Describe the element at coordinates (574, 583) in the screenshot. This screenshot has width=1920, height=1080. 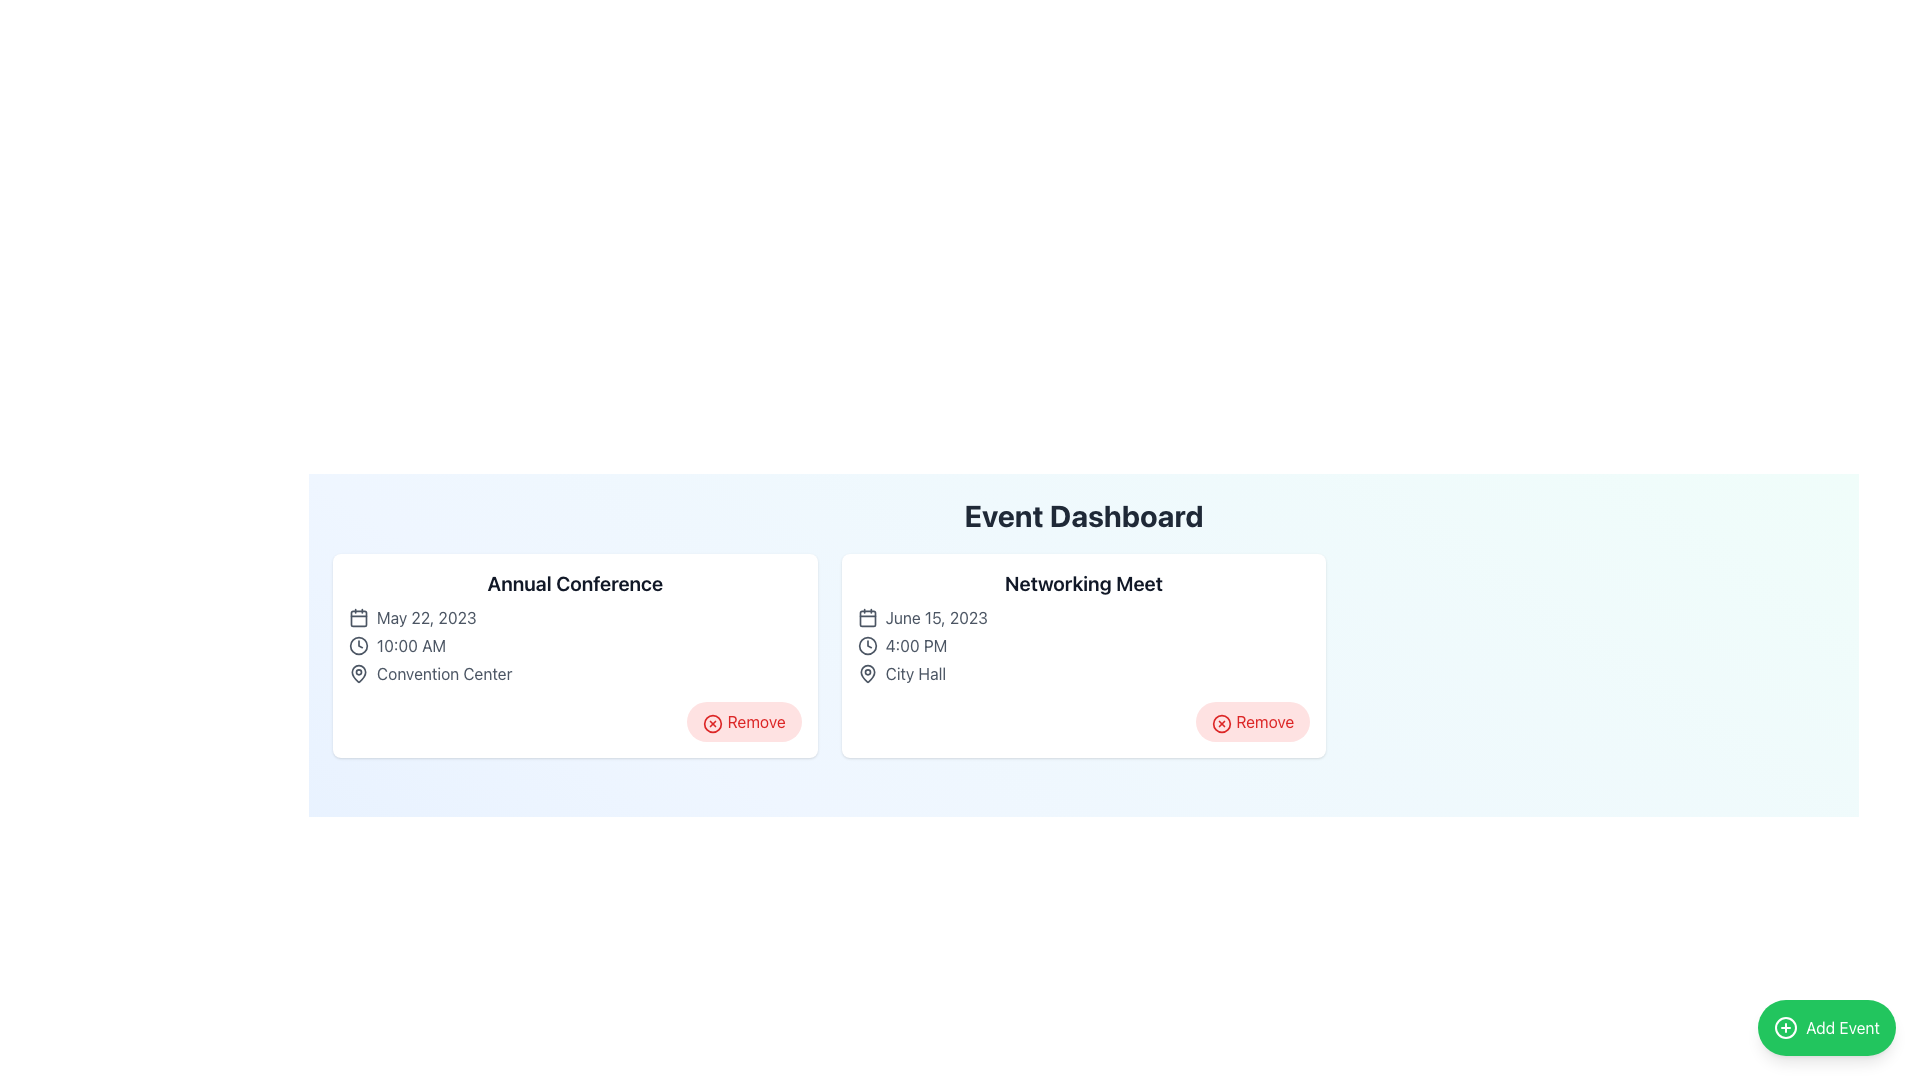
I see `the prominent text label that displays 'Annual Conference' located at the top of the left card in the grid layout` at that location.